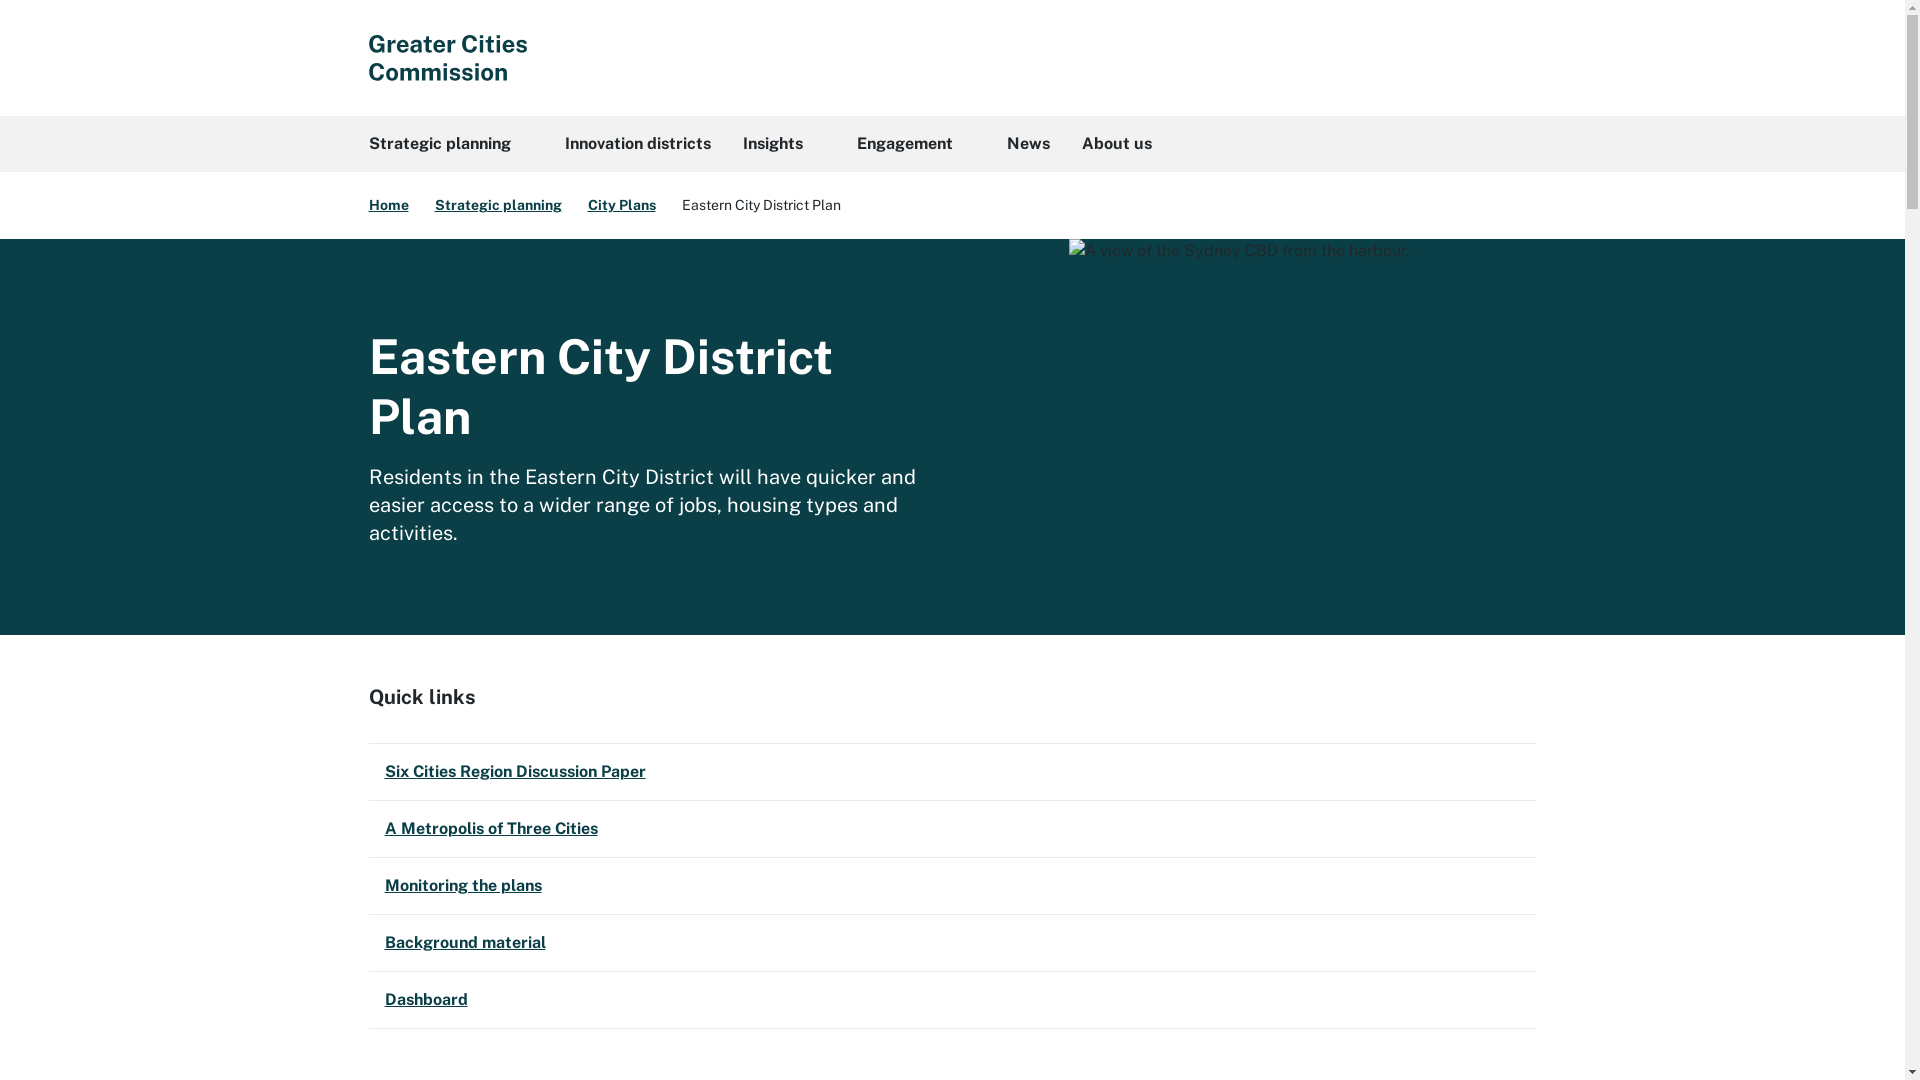  What do you see at coordinates (950, 885) in the screenshot?
I see `'Monitoring the plans'` at bounding box center [950, 885].